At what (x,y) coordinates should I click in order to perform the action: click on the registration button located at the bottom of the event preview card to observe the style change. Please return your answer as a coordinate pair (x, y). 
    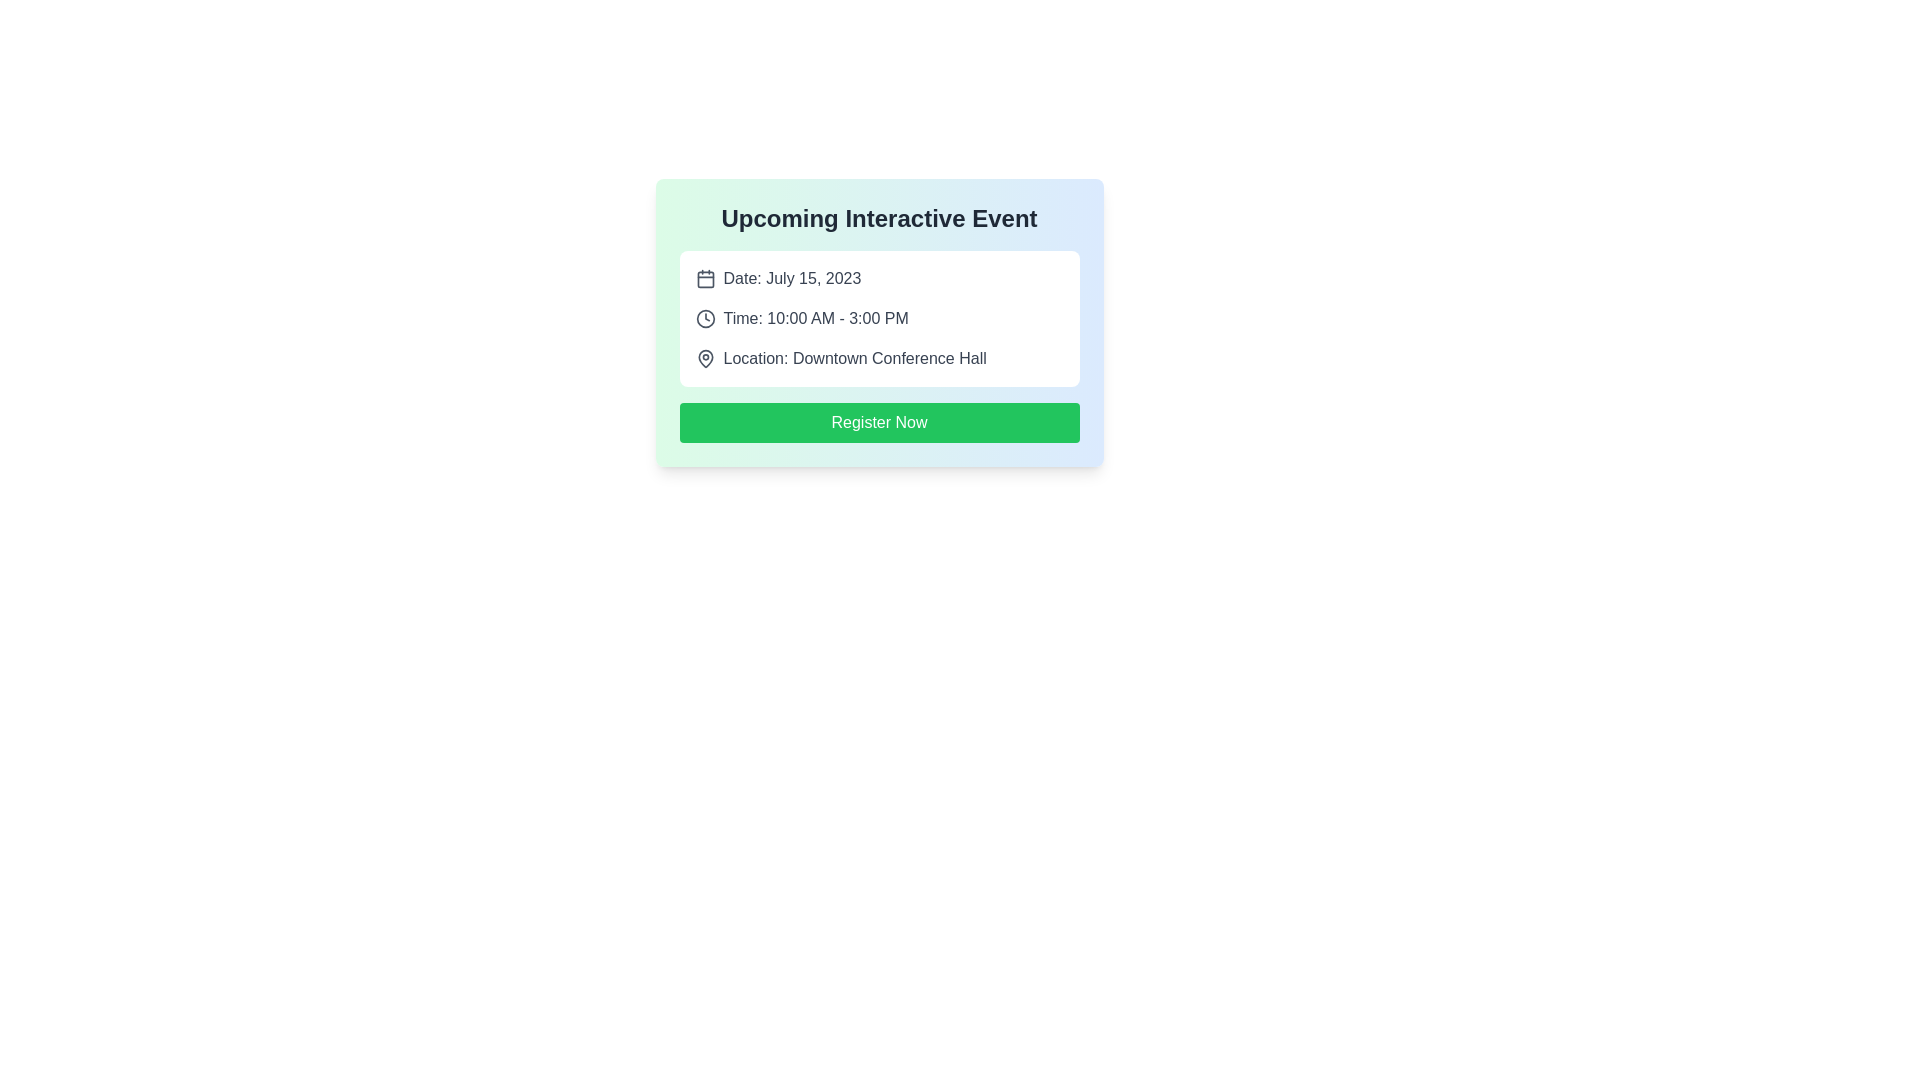
    Looking at the image, I should click on (879, 422).